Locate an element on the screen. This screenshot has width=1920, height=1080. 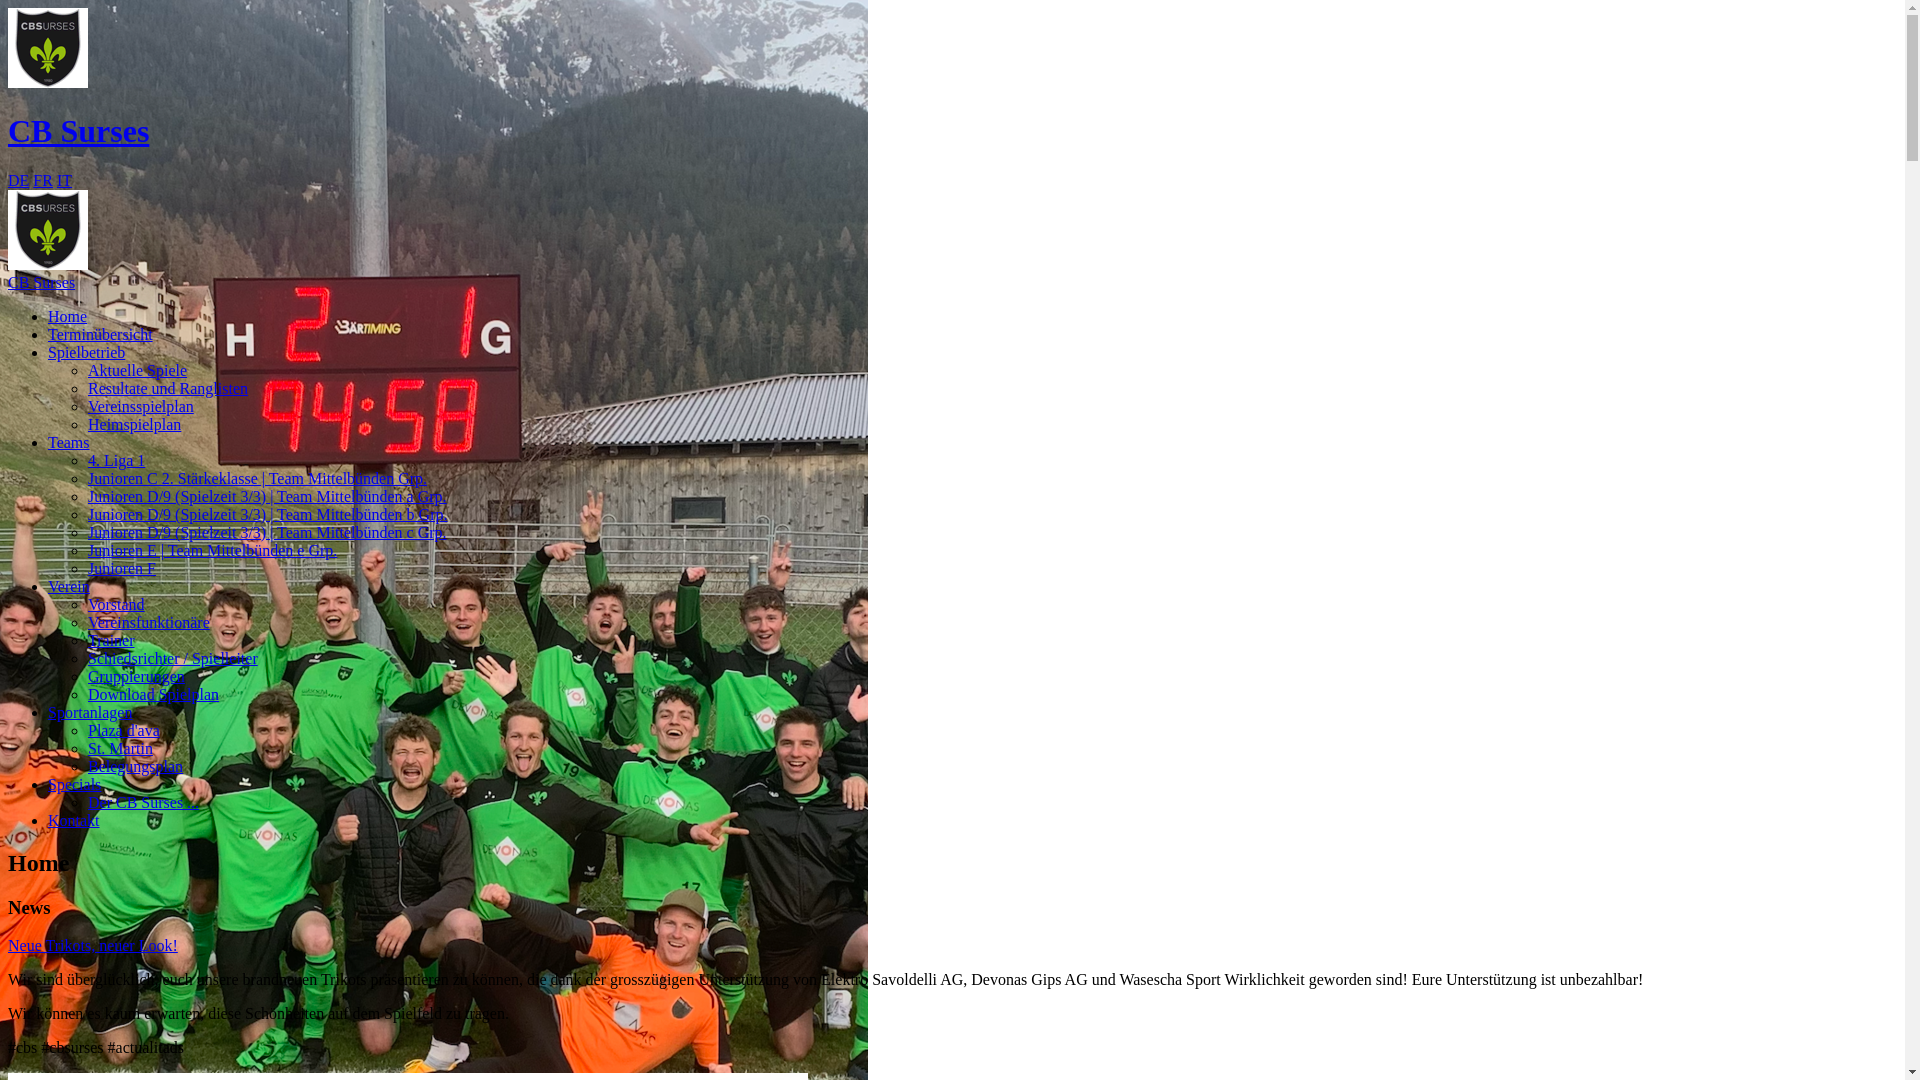
'Belegungsplan' is located at coordinates (134, 765).